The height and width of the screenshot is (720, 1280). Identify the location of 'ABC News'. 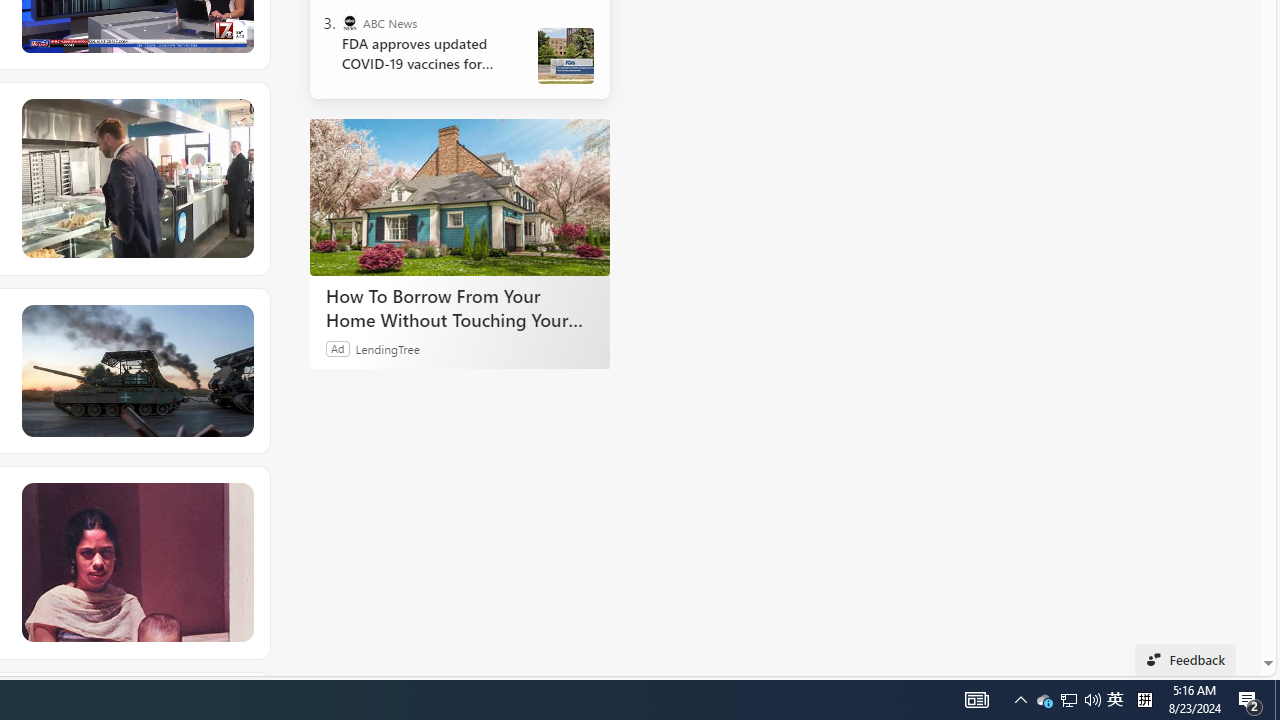
(350, 23).